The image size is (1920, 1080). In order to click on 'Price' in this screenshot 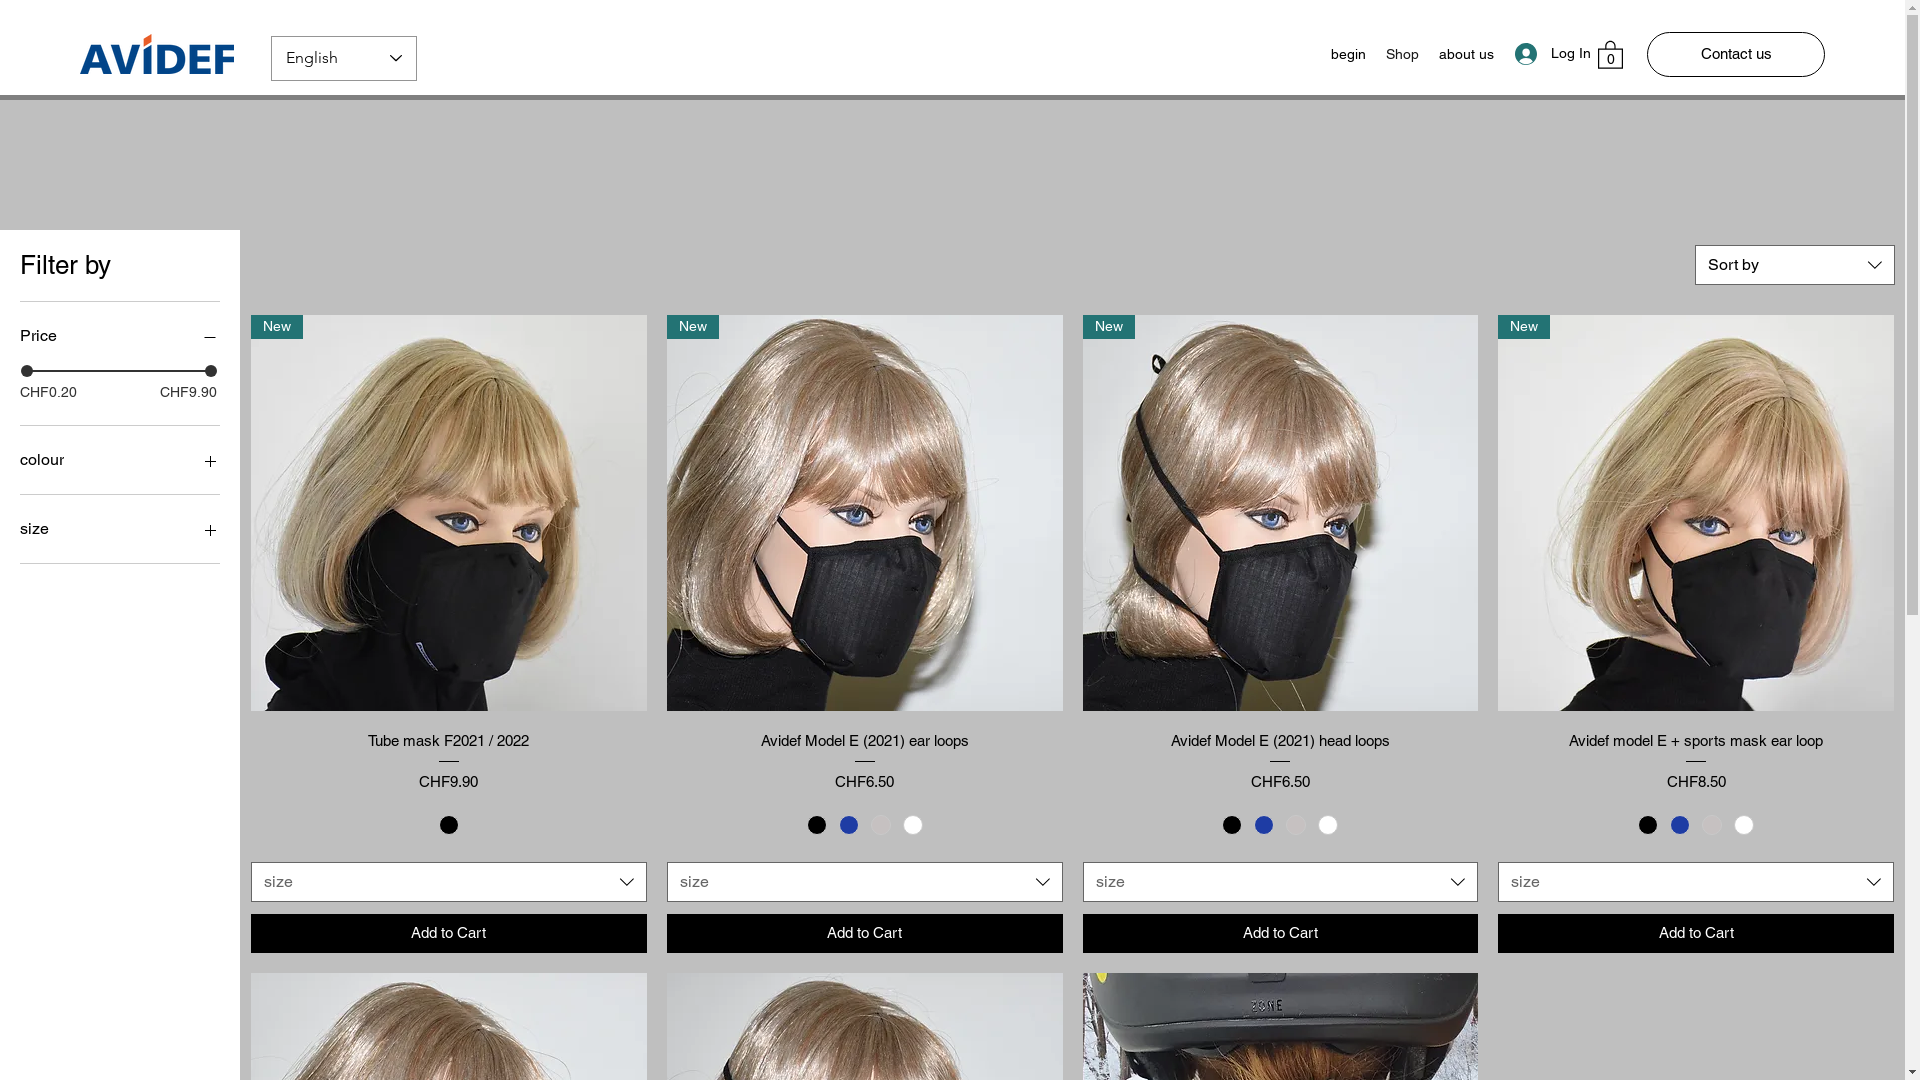, I will do `click(119, 334)`.